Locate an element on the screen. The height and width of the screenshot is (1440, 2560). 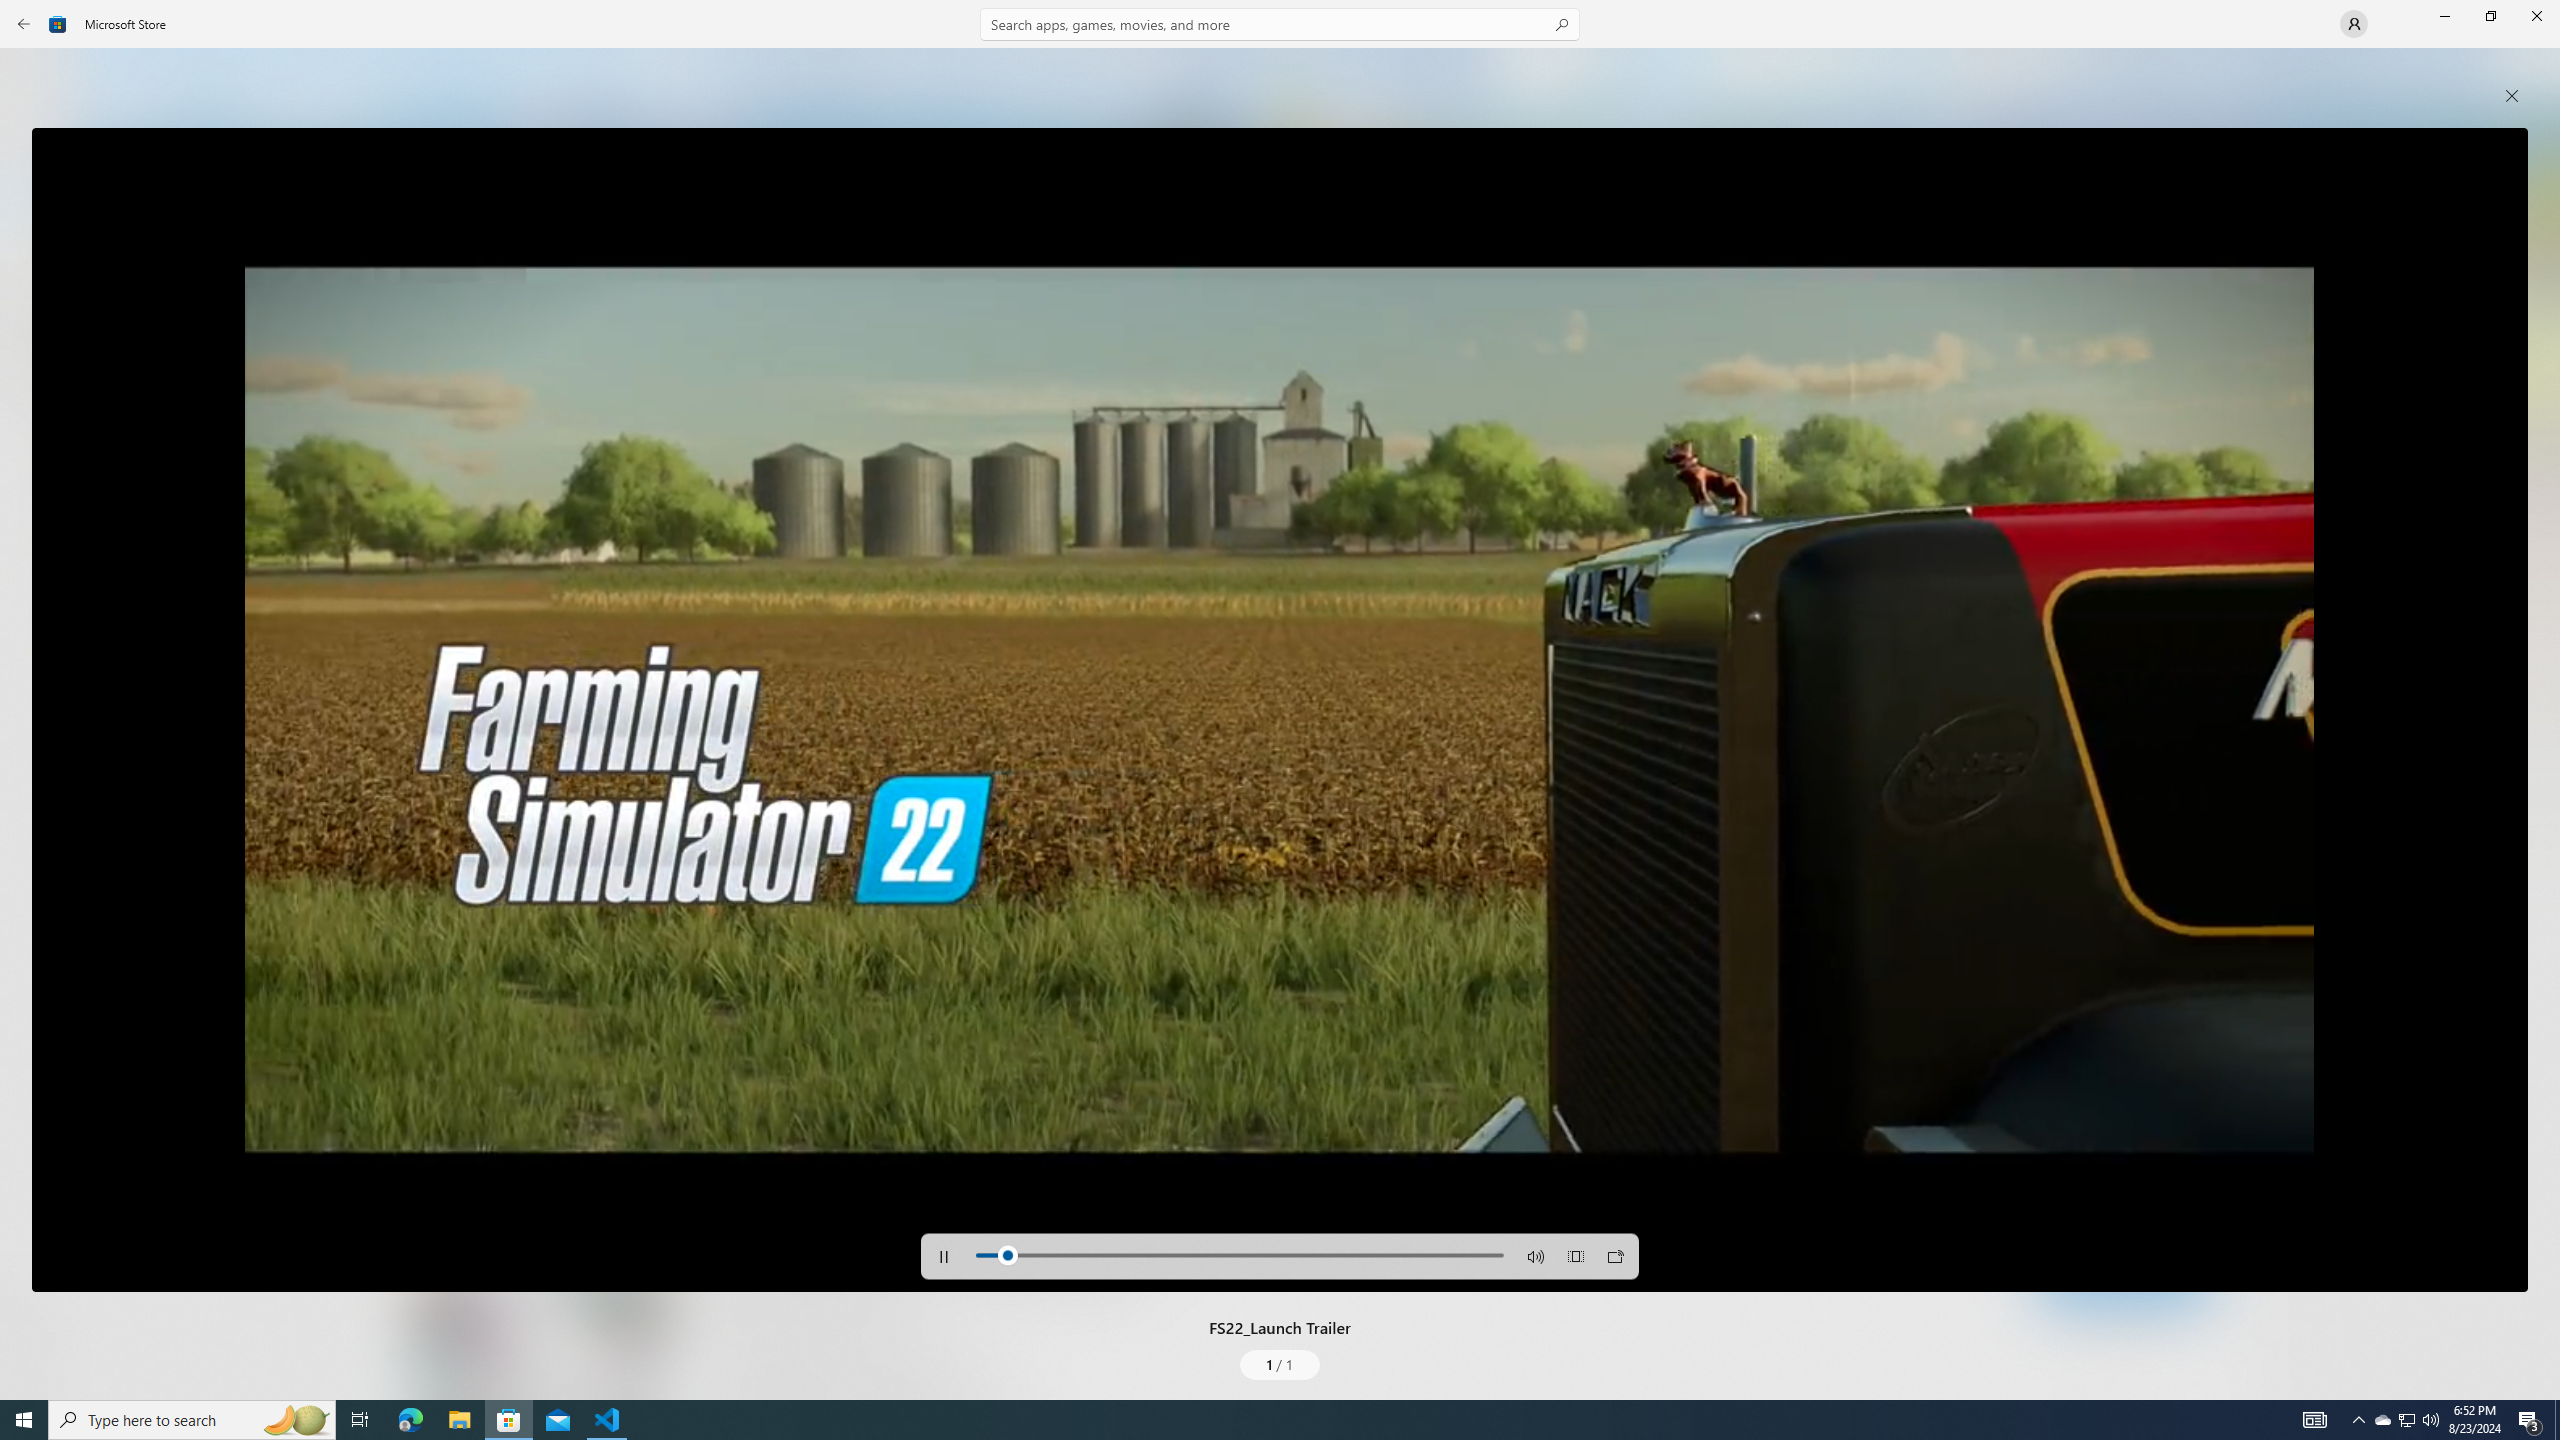
'Restore Microsoft Store' is located at coordinates (2490, 15).